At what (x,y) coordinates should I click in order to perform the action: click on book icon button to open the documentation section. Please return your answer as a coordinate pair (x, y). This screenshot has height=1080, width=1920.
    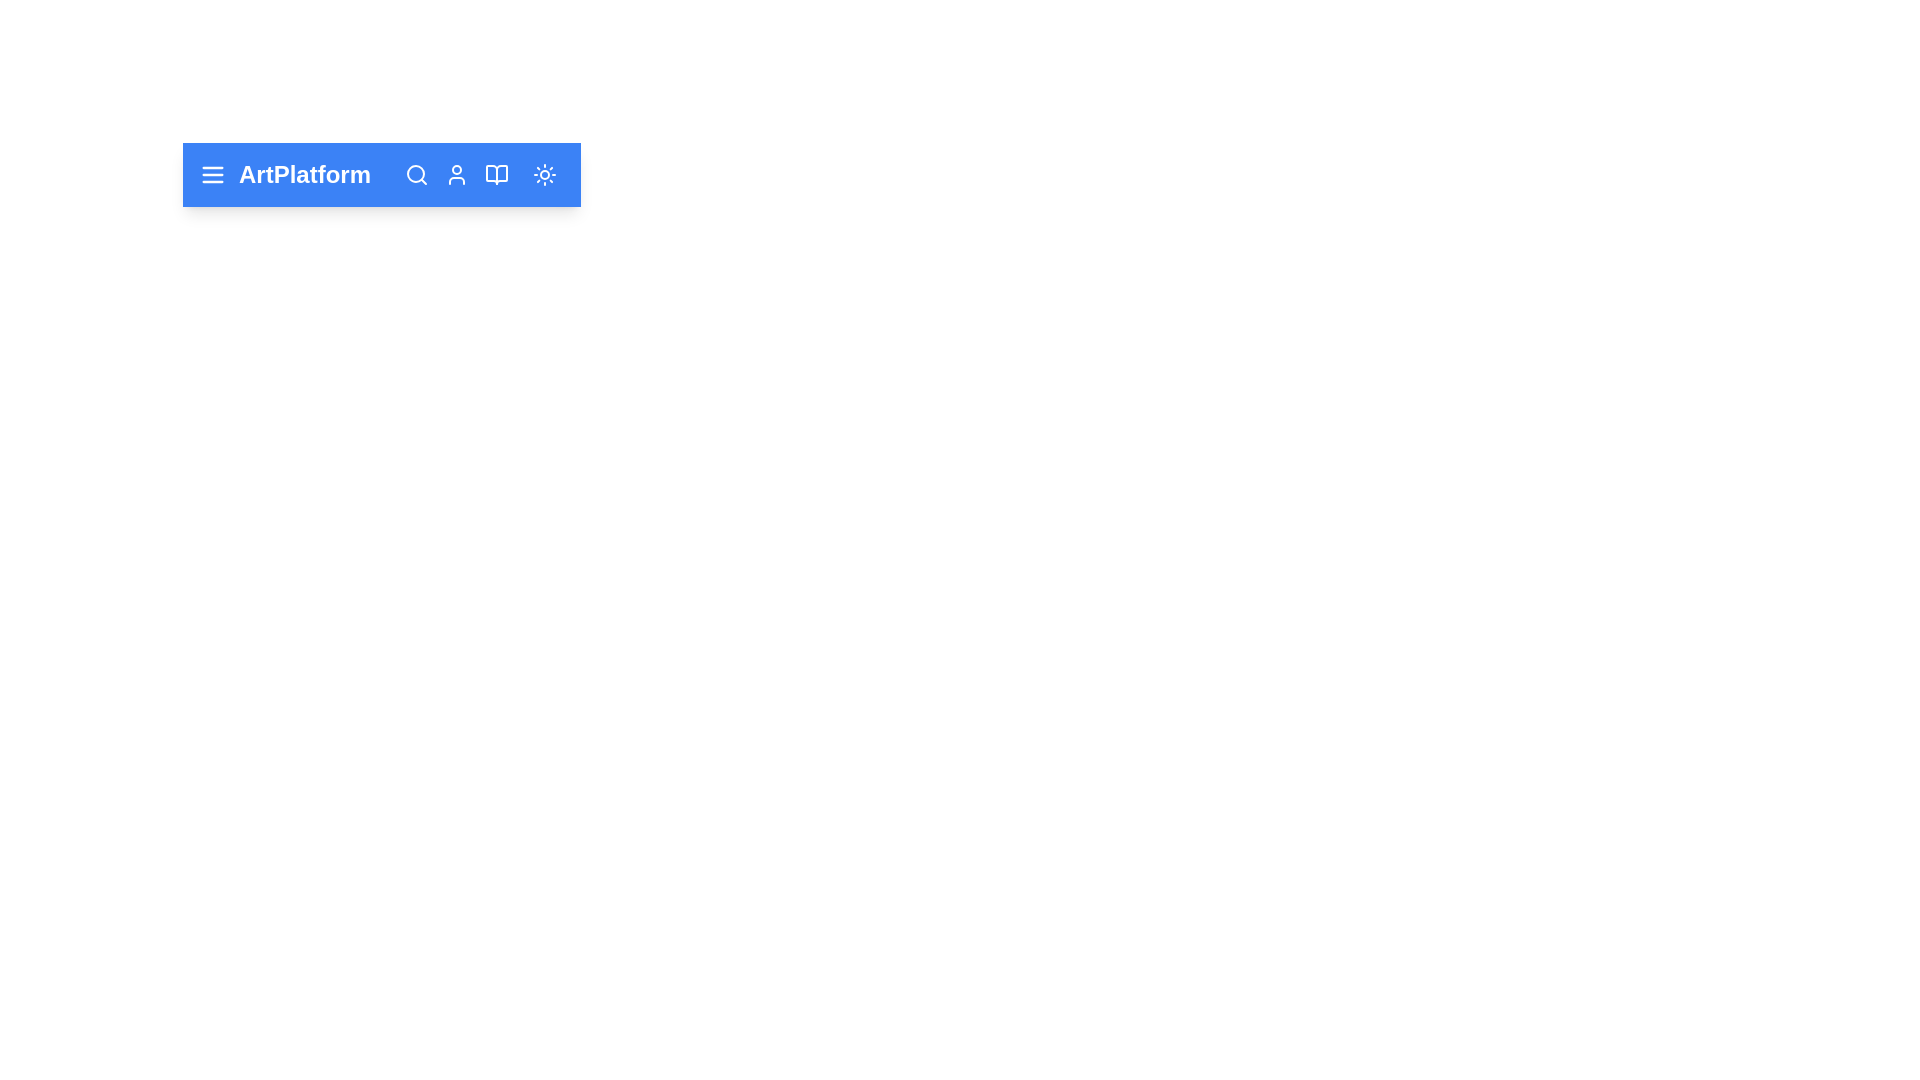
    Looking at the image, I should click on (497, 173).